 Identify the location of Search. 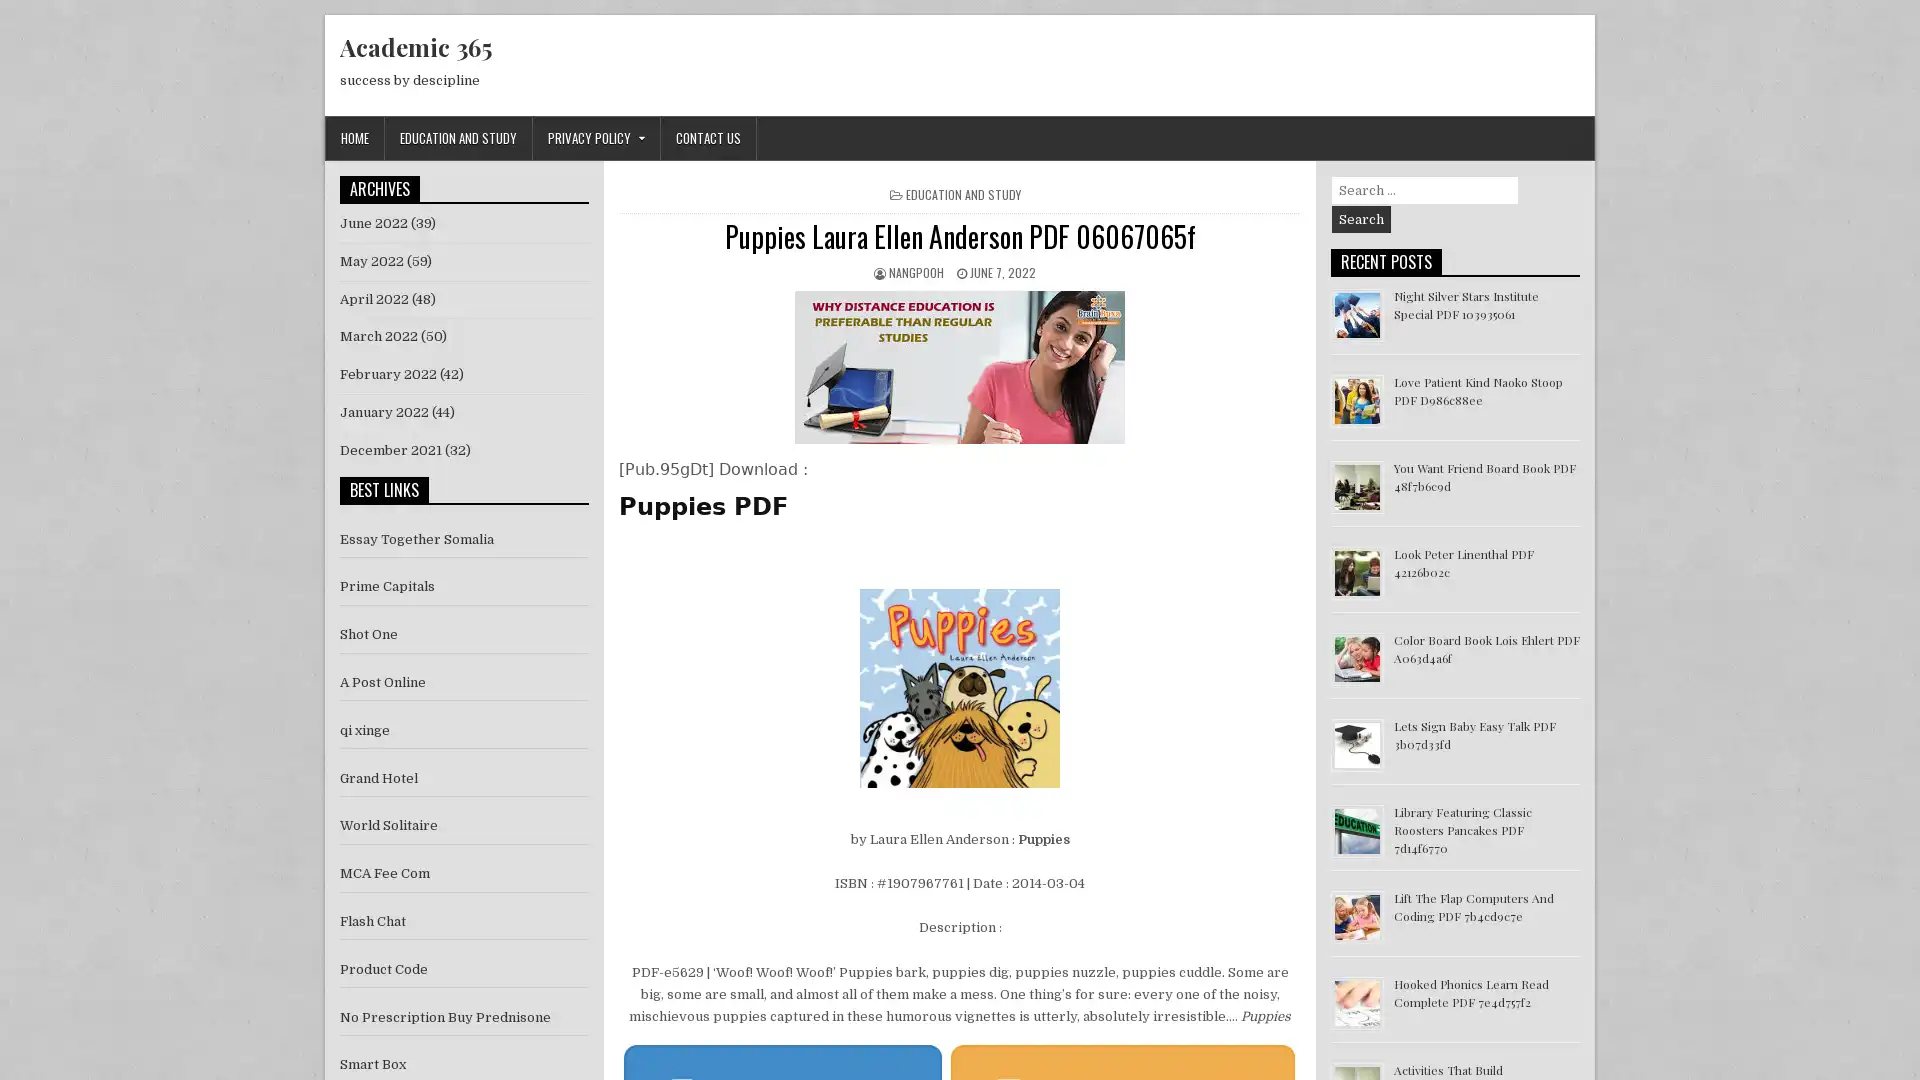
(1360, 219).